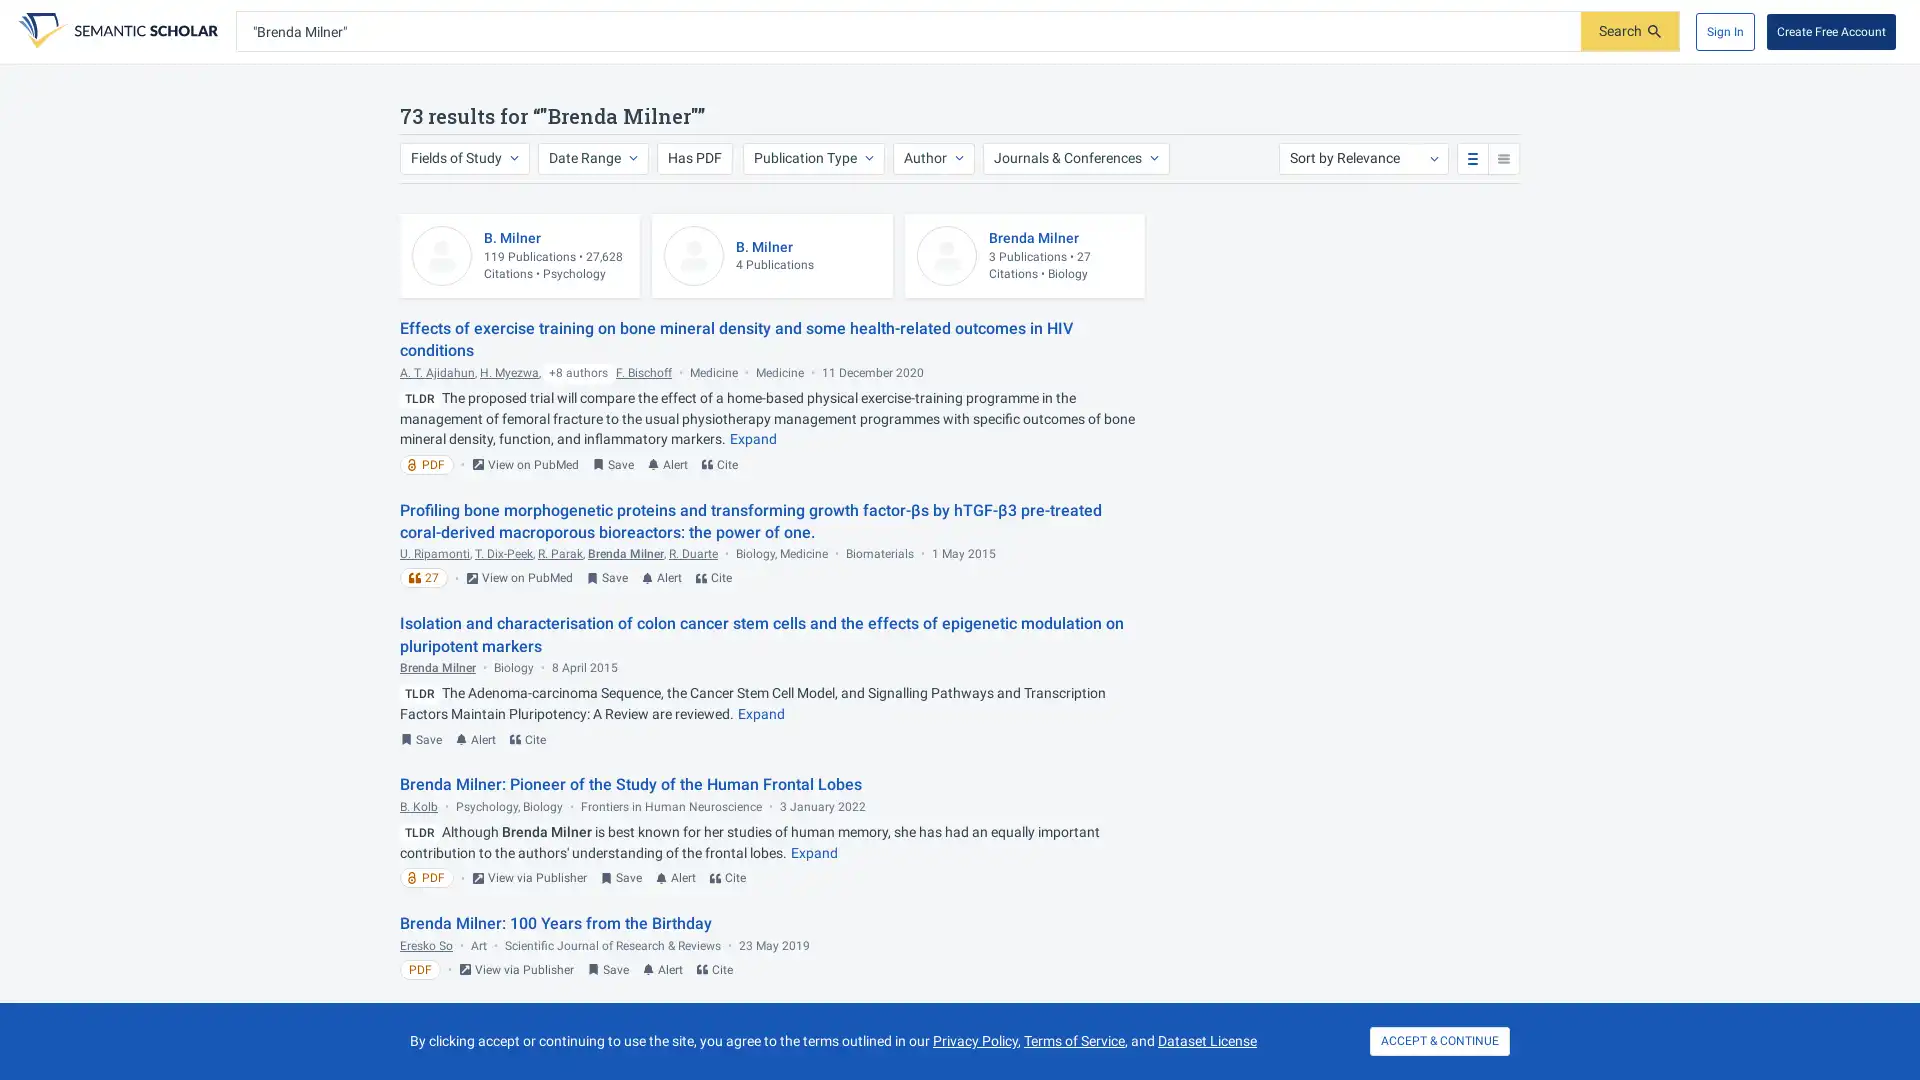  Describe the element at coordinates (1503, 157) in the screenshot. I see `compact search results view` at that location.